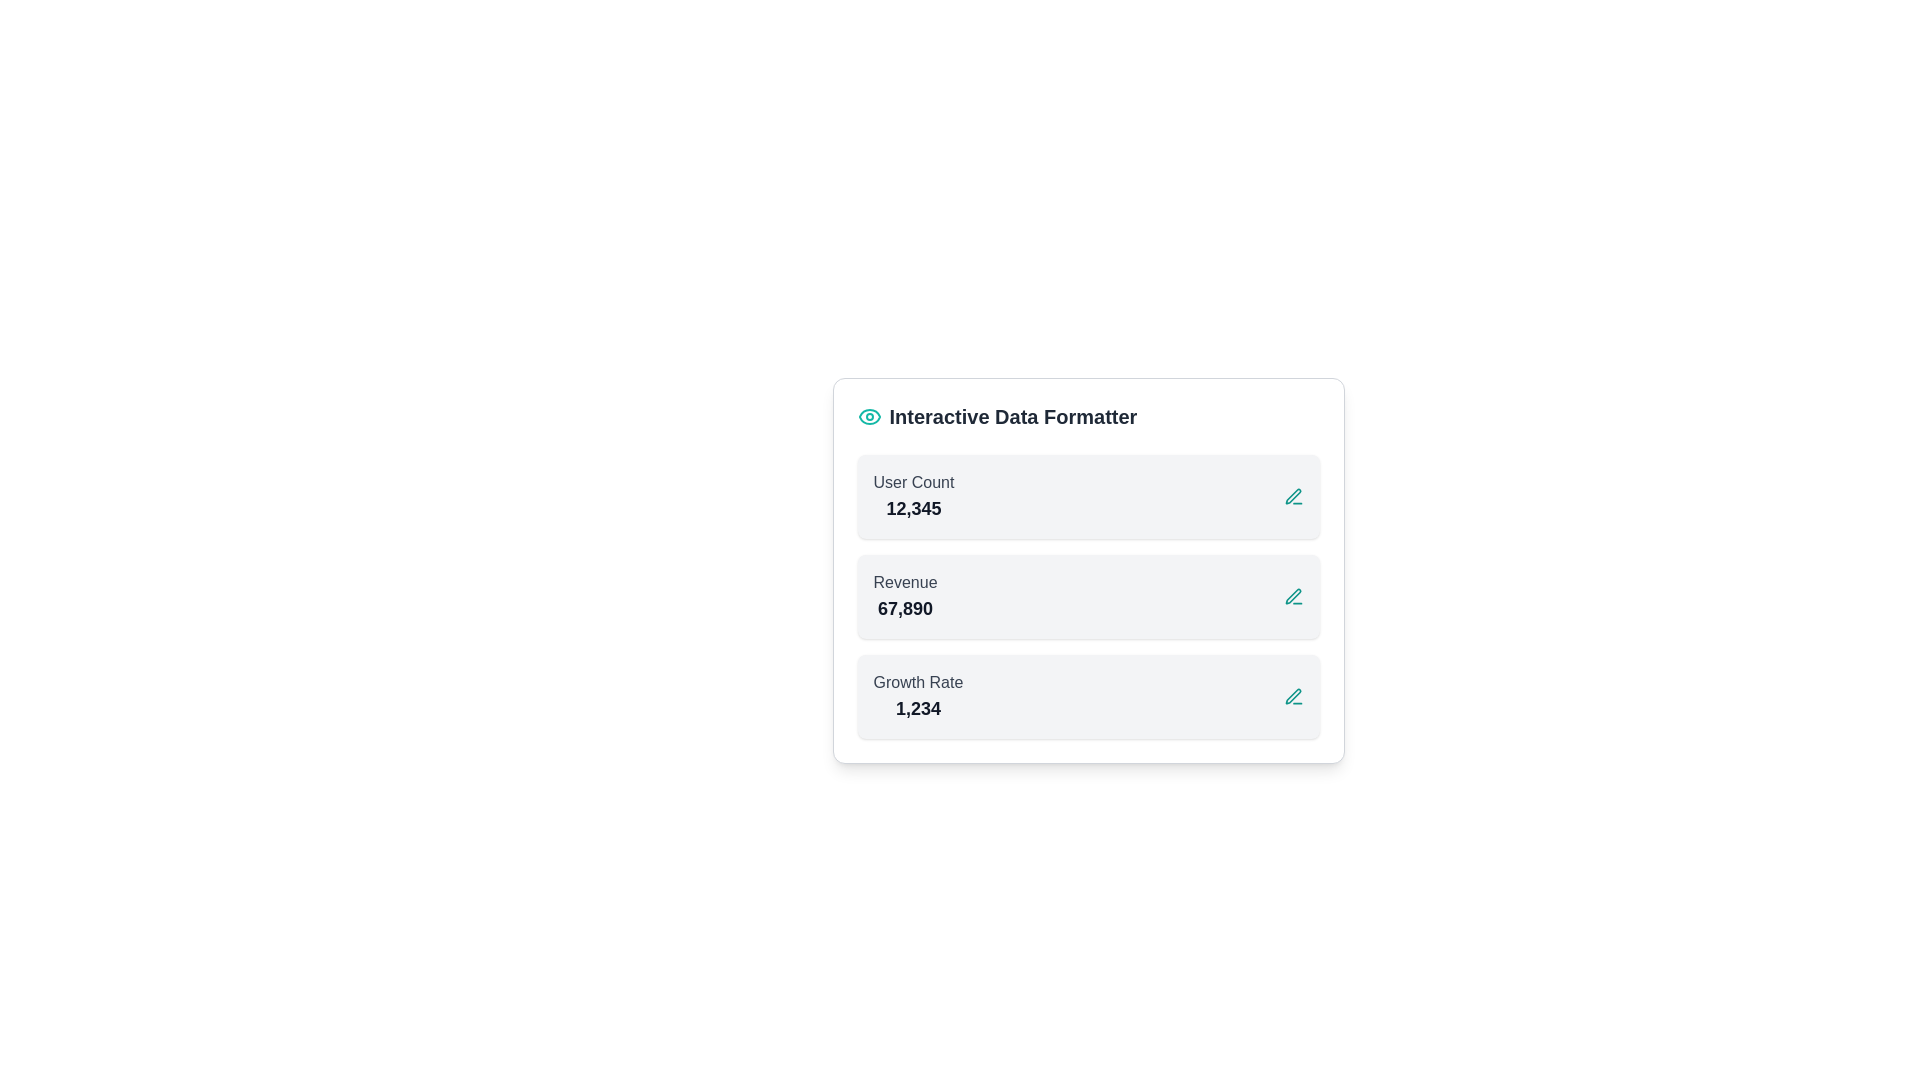 Image resolution: width=1920 pixels, height=1080 pixels. Describe the element at coordinates (904, 596) in the screenshot. I see `the text display area that shows 'Revenue' and the value '67,890', which is positioned centrally in a rounded rectangle card, below 'User Count' and above 'Growth Rate'` at that location.